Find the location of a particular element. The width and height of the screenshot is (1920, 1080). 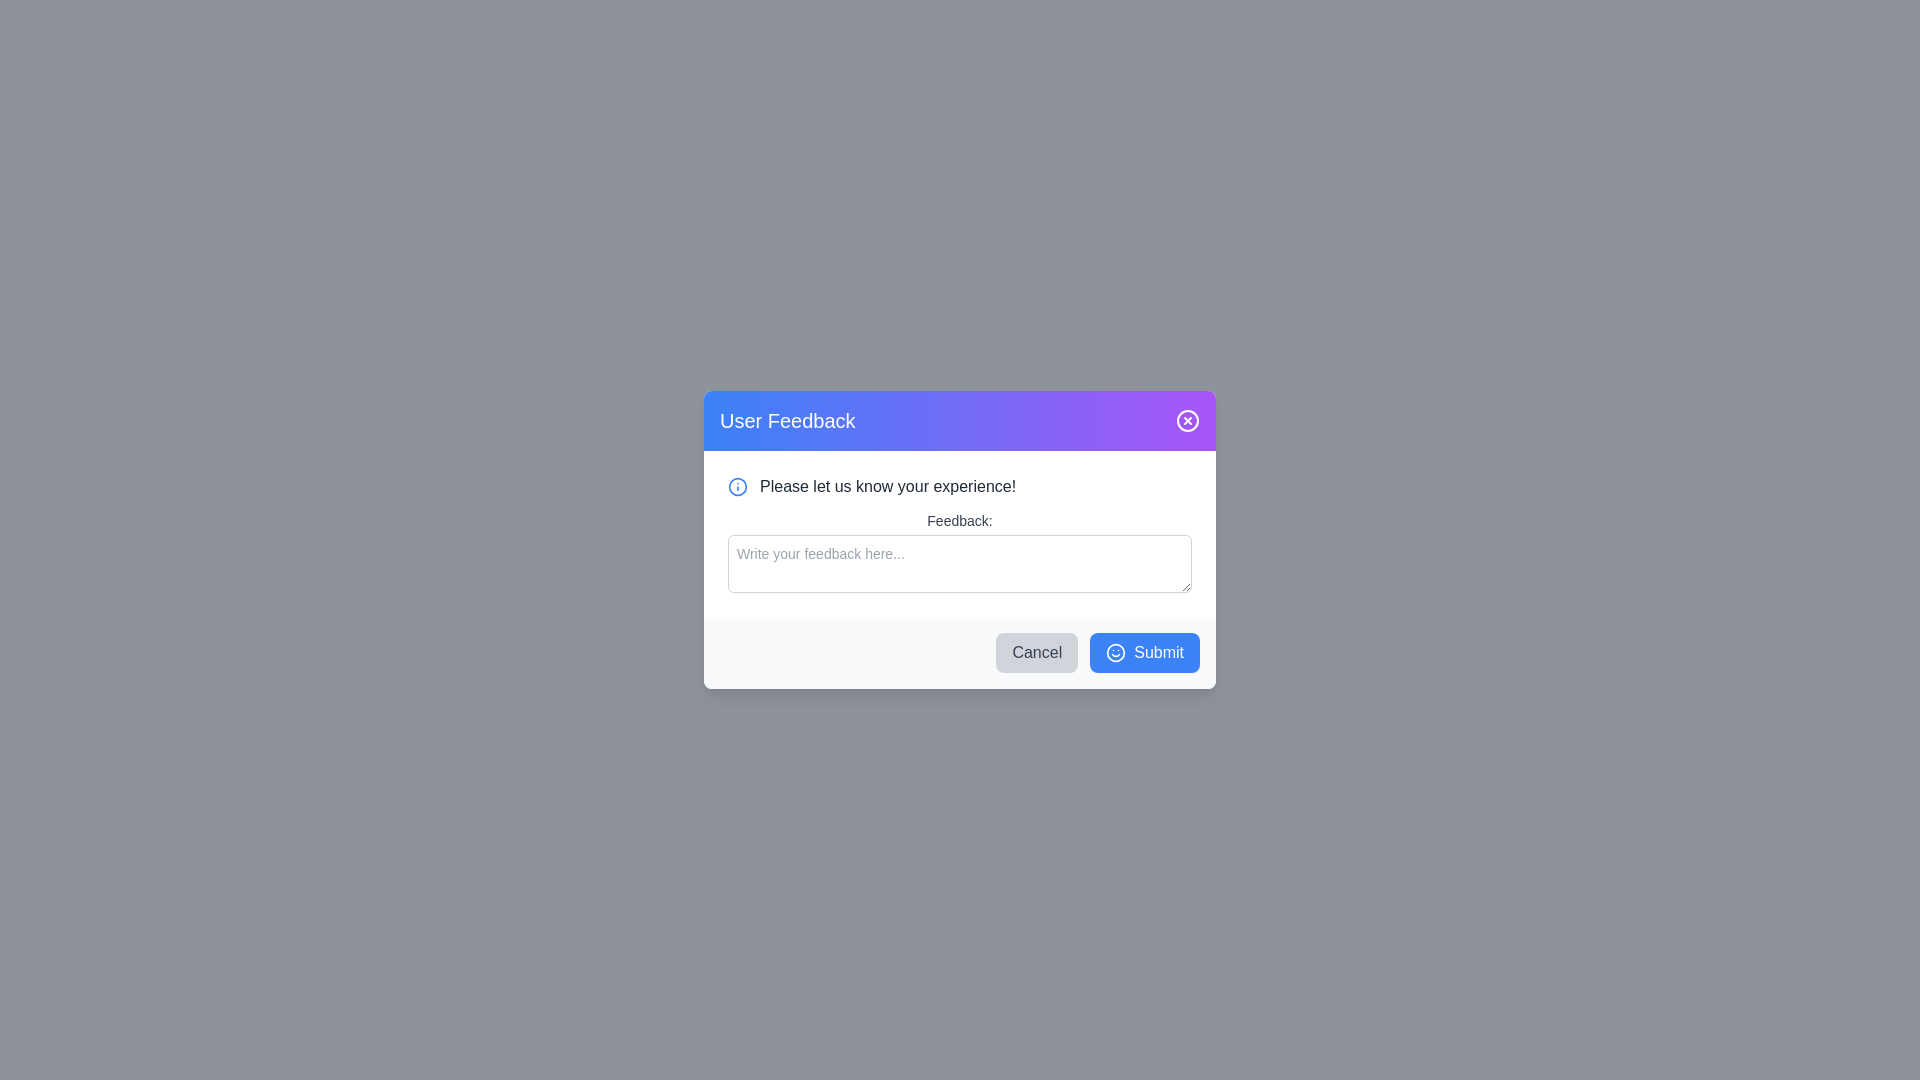

the Icon Graphic (SVG Circle) located near the bottom right of the modal dialog, specifically to the left of the 'Submit' button is located at coordinates (1115, 652).